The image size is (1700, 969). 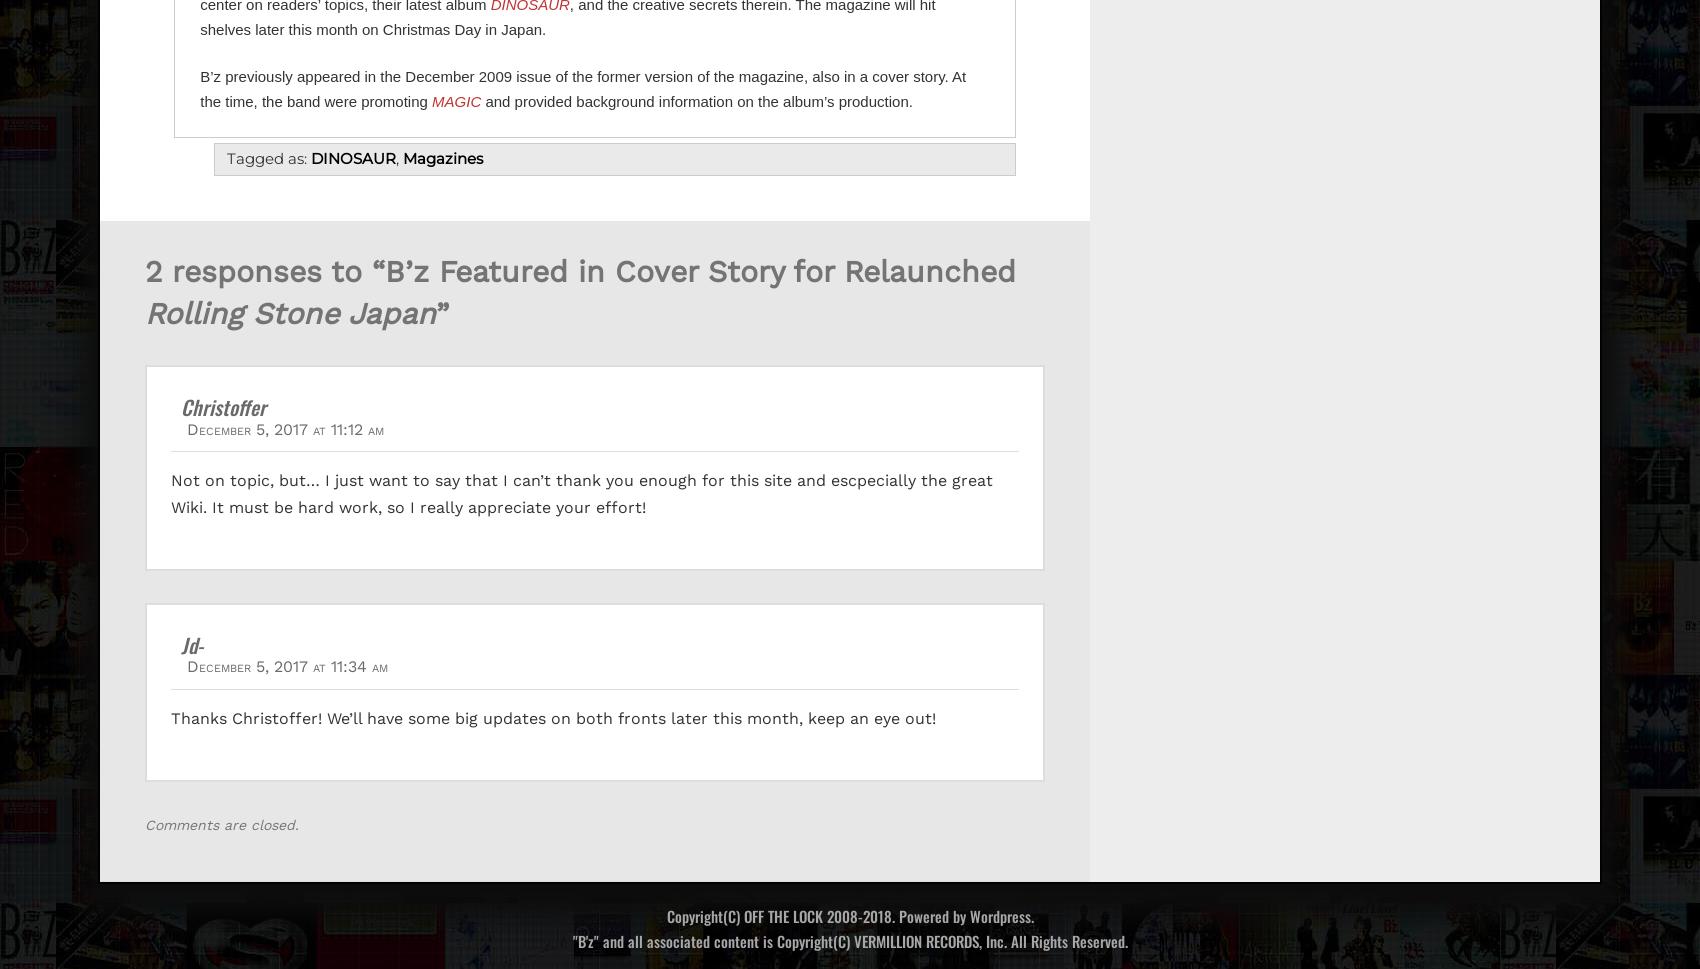 I want to click on 'Thanks Christoffer! We’ll have some big updates on both fronts later this month, keep an eye out!', so click(x=552, y=717).